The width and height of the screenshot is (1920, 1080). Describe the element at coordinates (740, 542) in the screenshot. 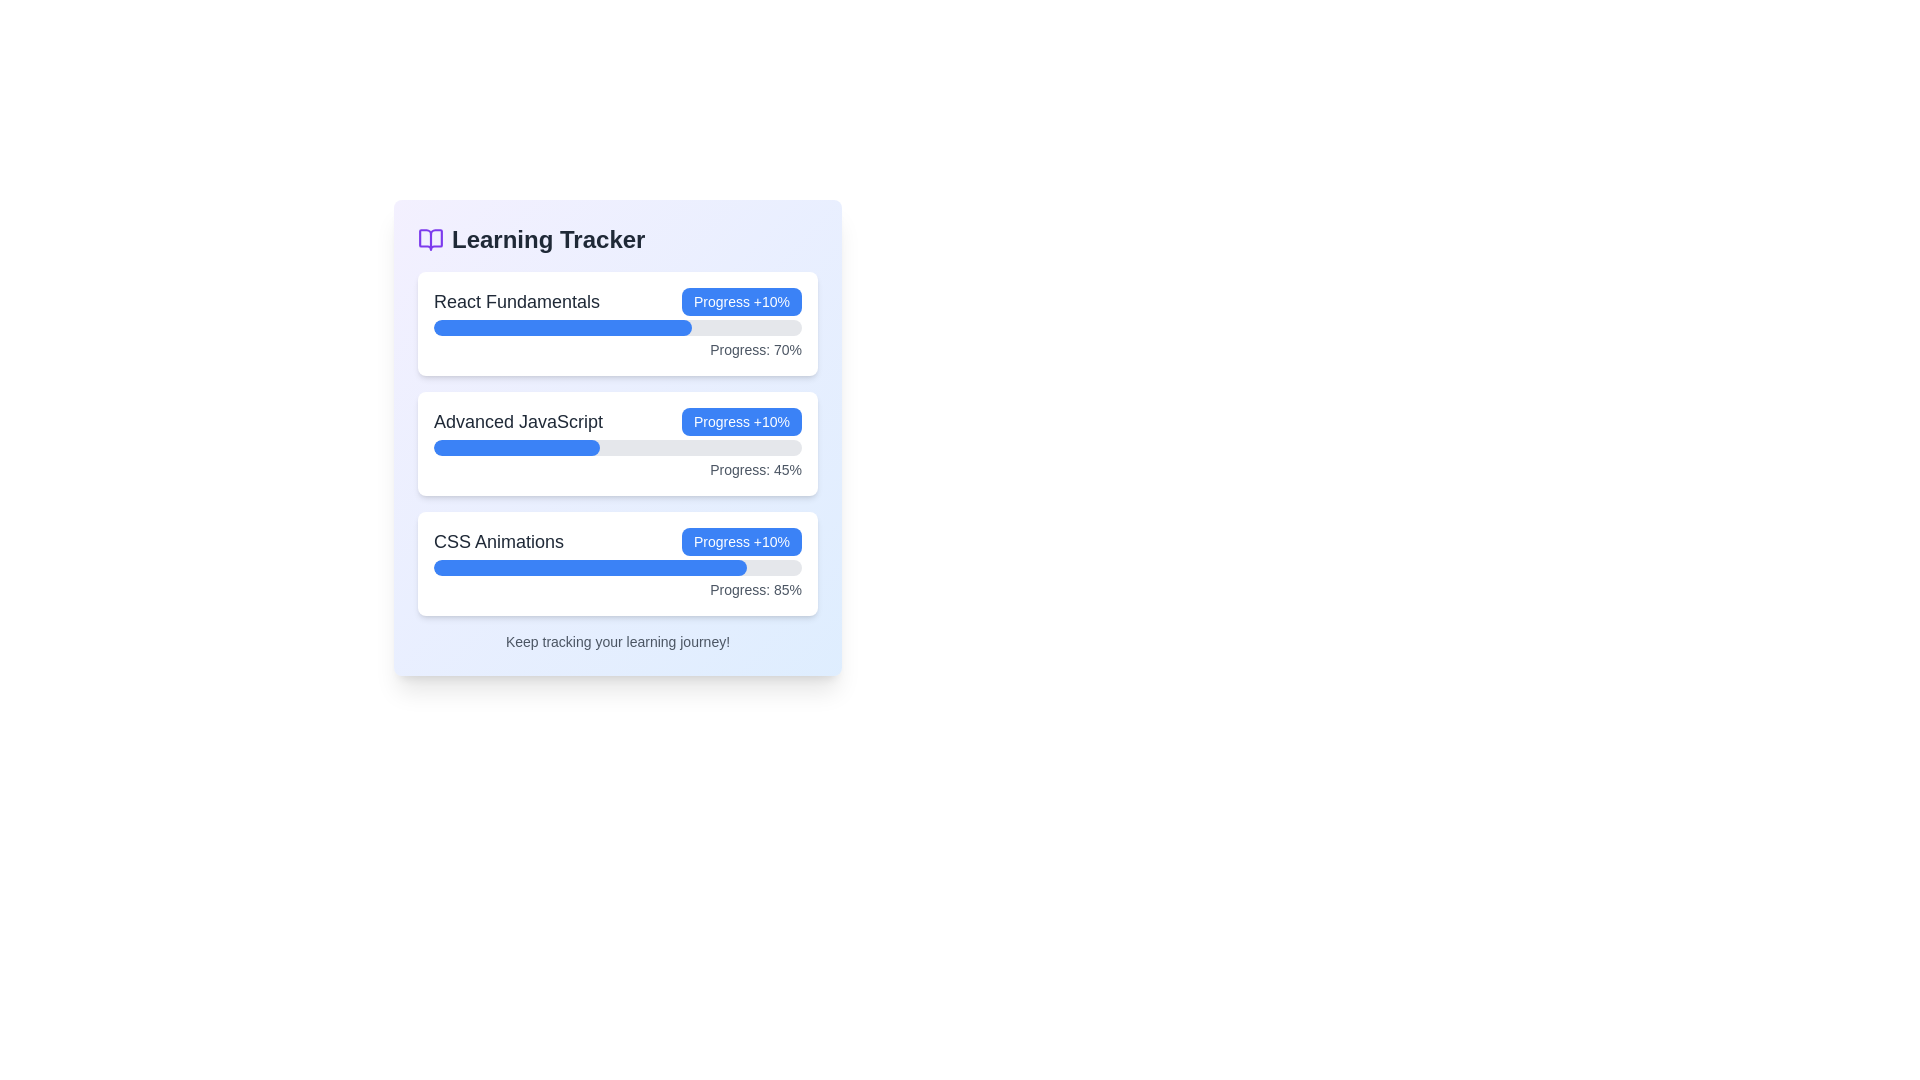

I see `the button labeled 'Progress +10%' which has a vibrant blue background and rounded corners` at that location.